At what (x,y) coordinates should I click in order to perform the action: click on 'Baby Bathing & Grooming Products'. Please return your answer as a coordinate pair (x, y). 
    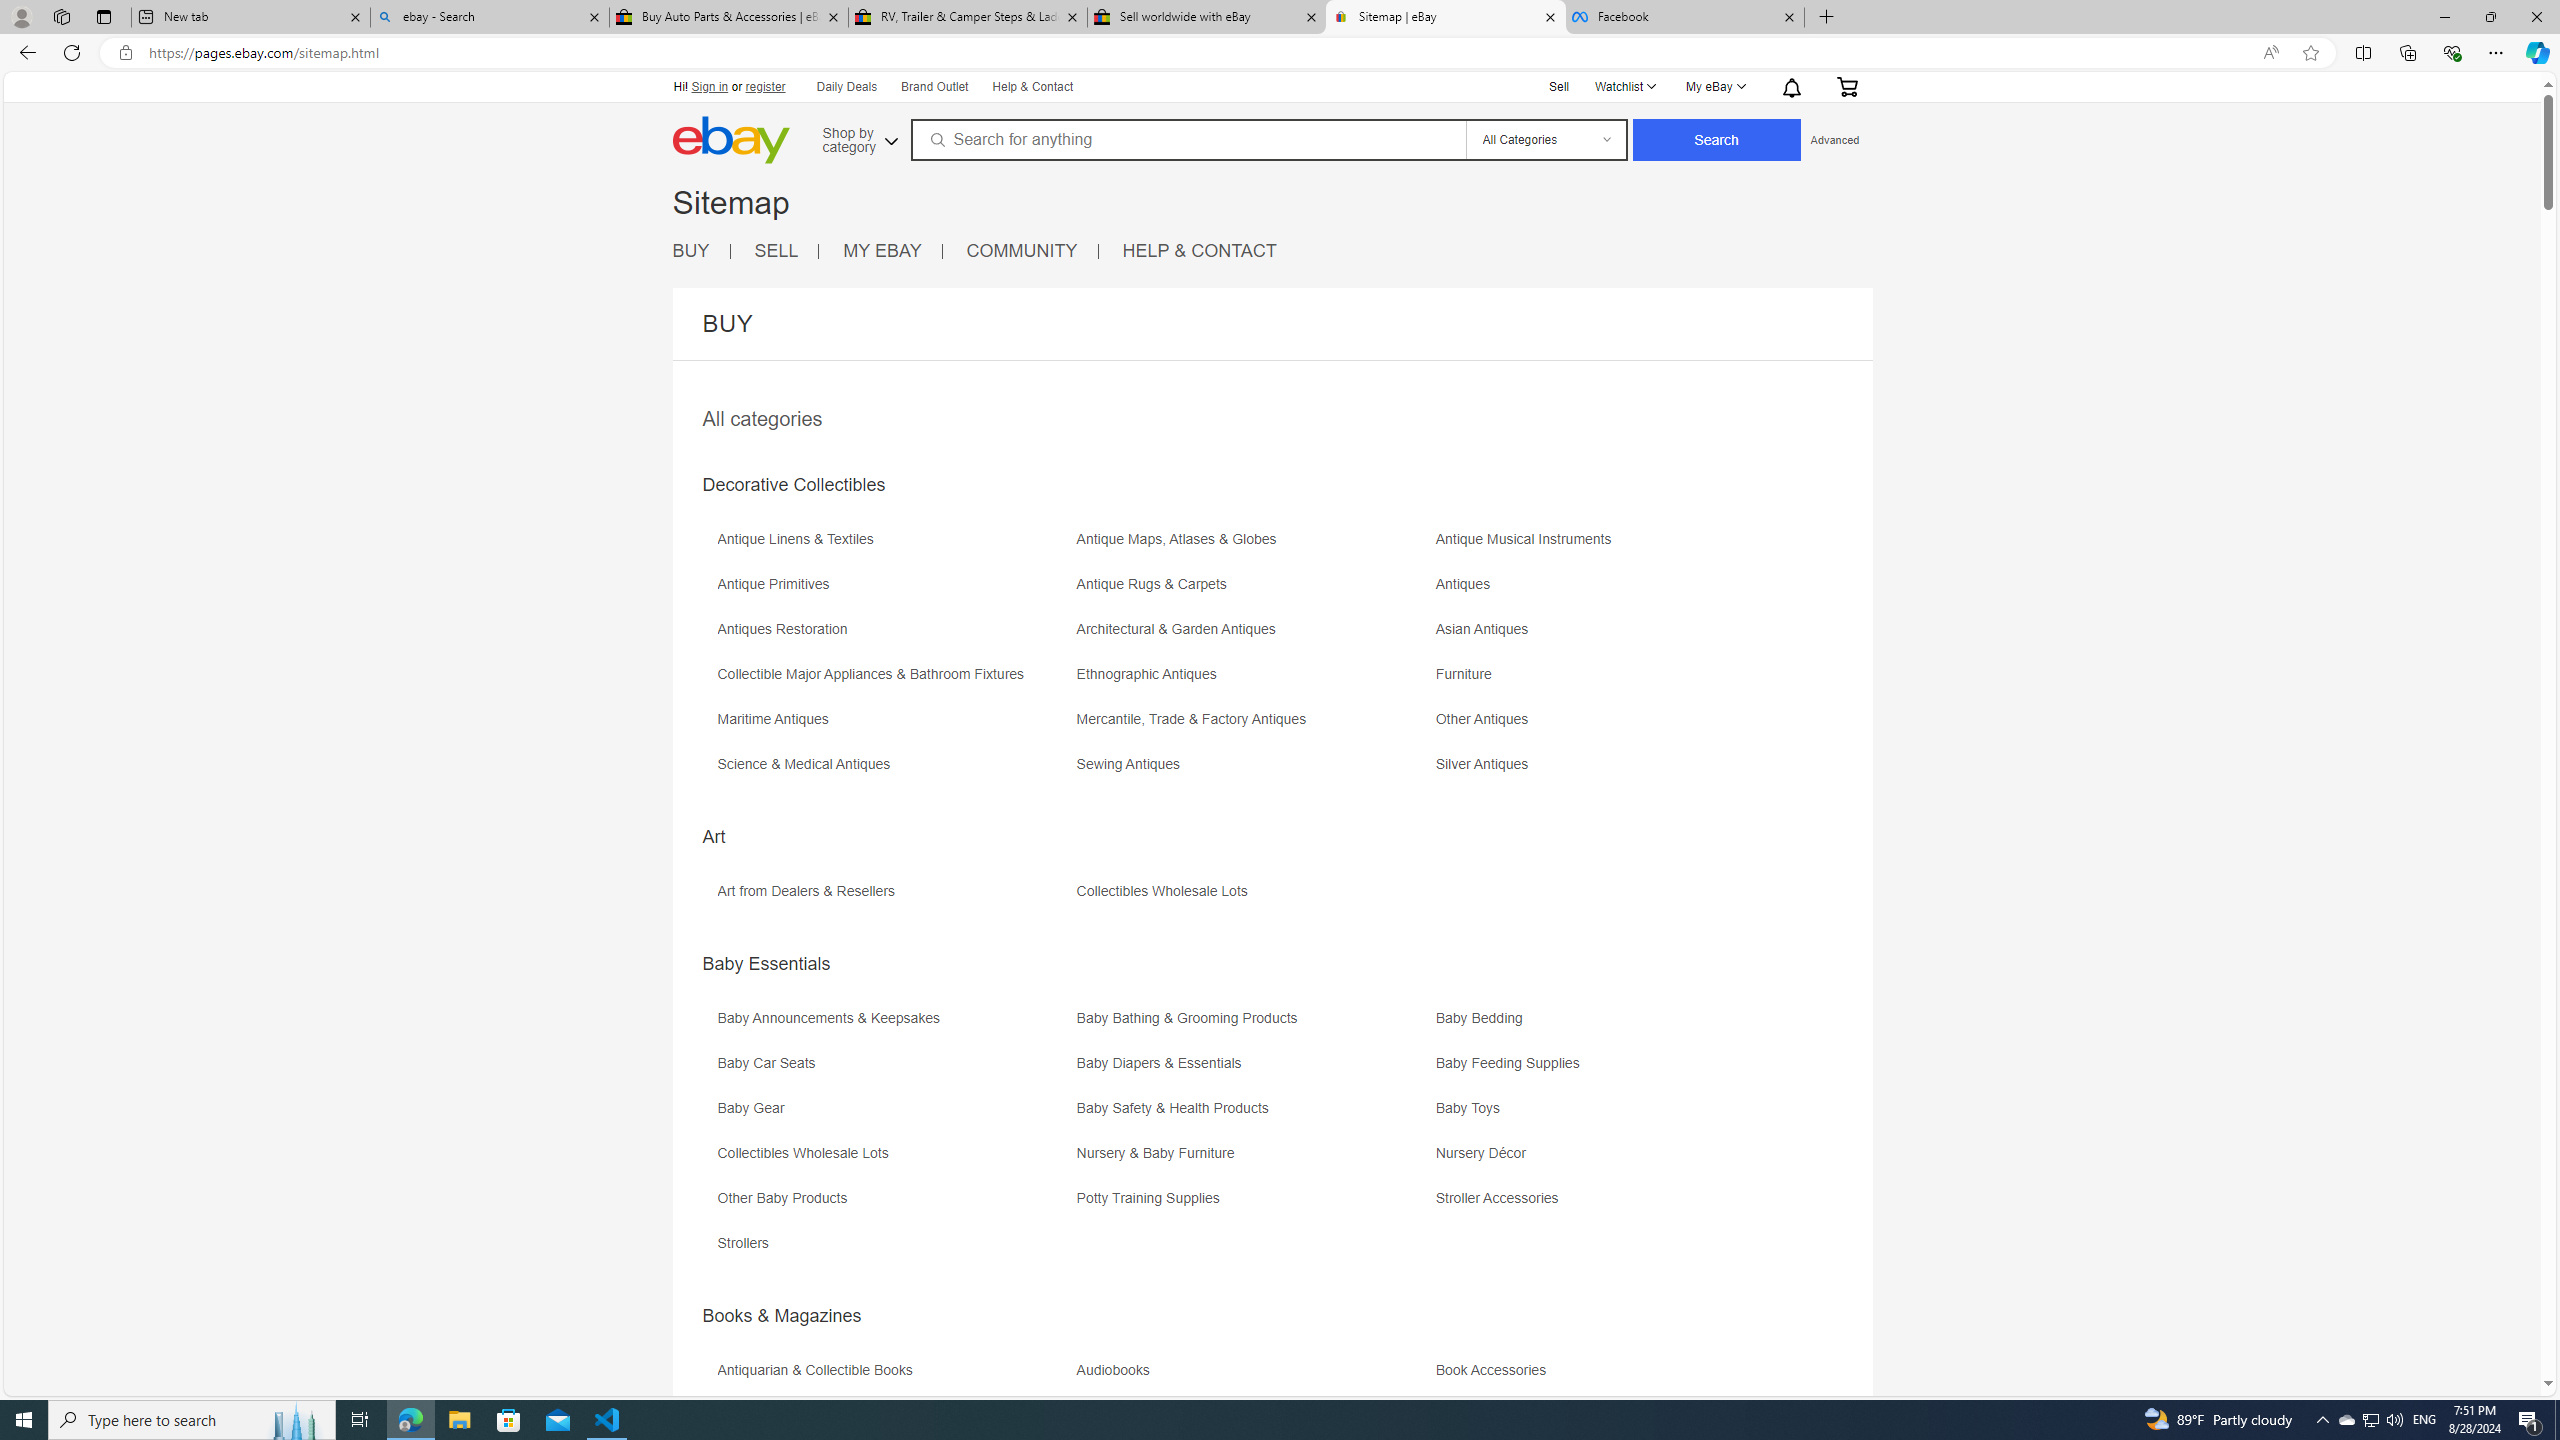
    Looking at the image, I should click on (1190, 1018).